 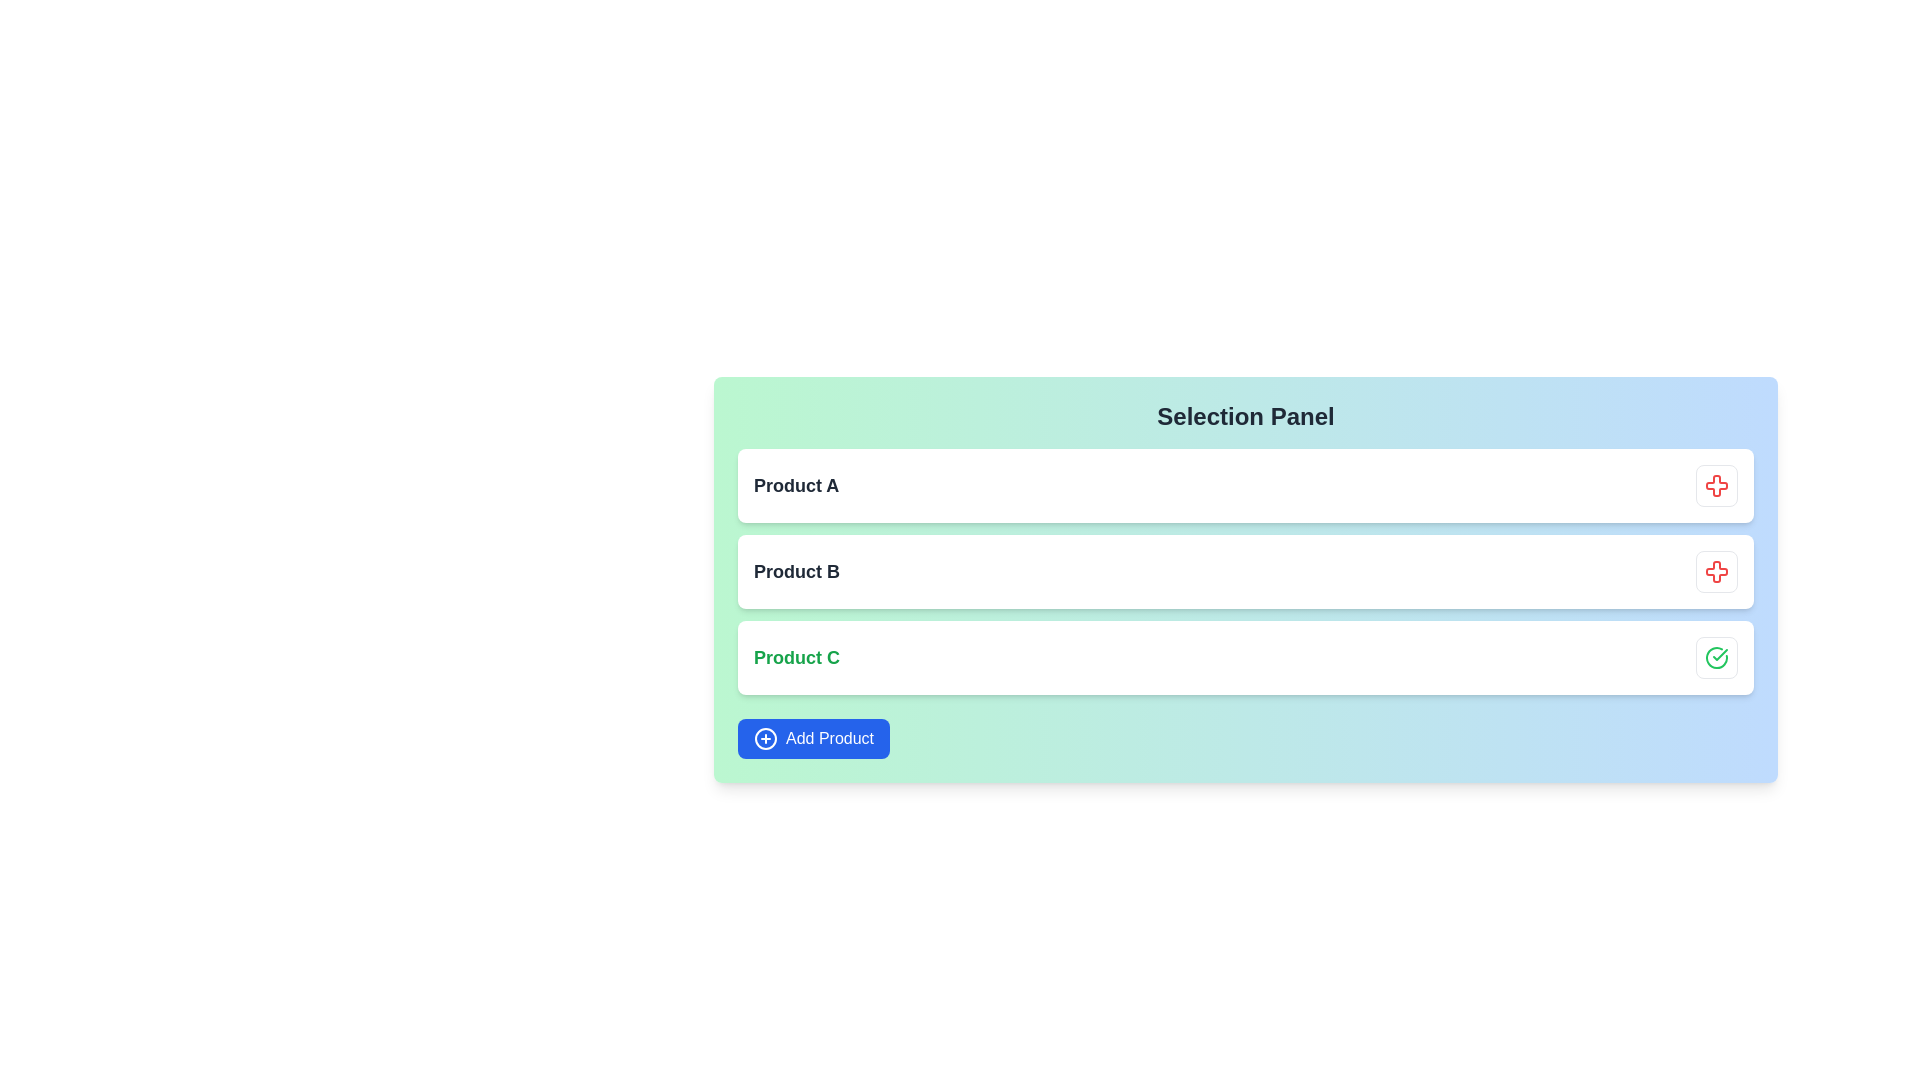 I want to click on the confirm button for 'Product C', so click(x=1716, y=658).